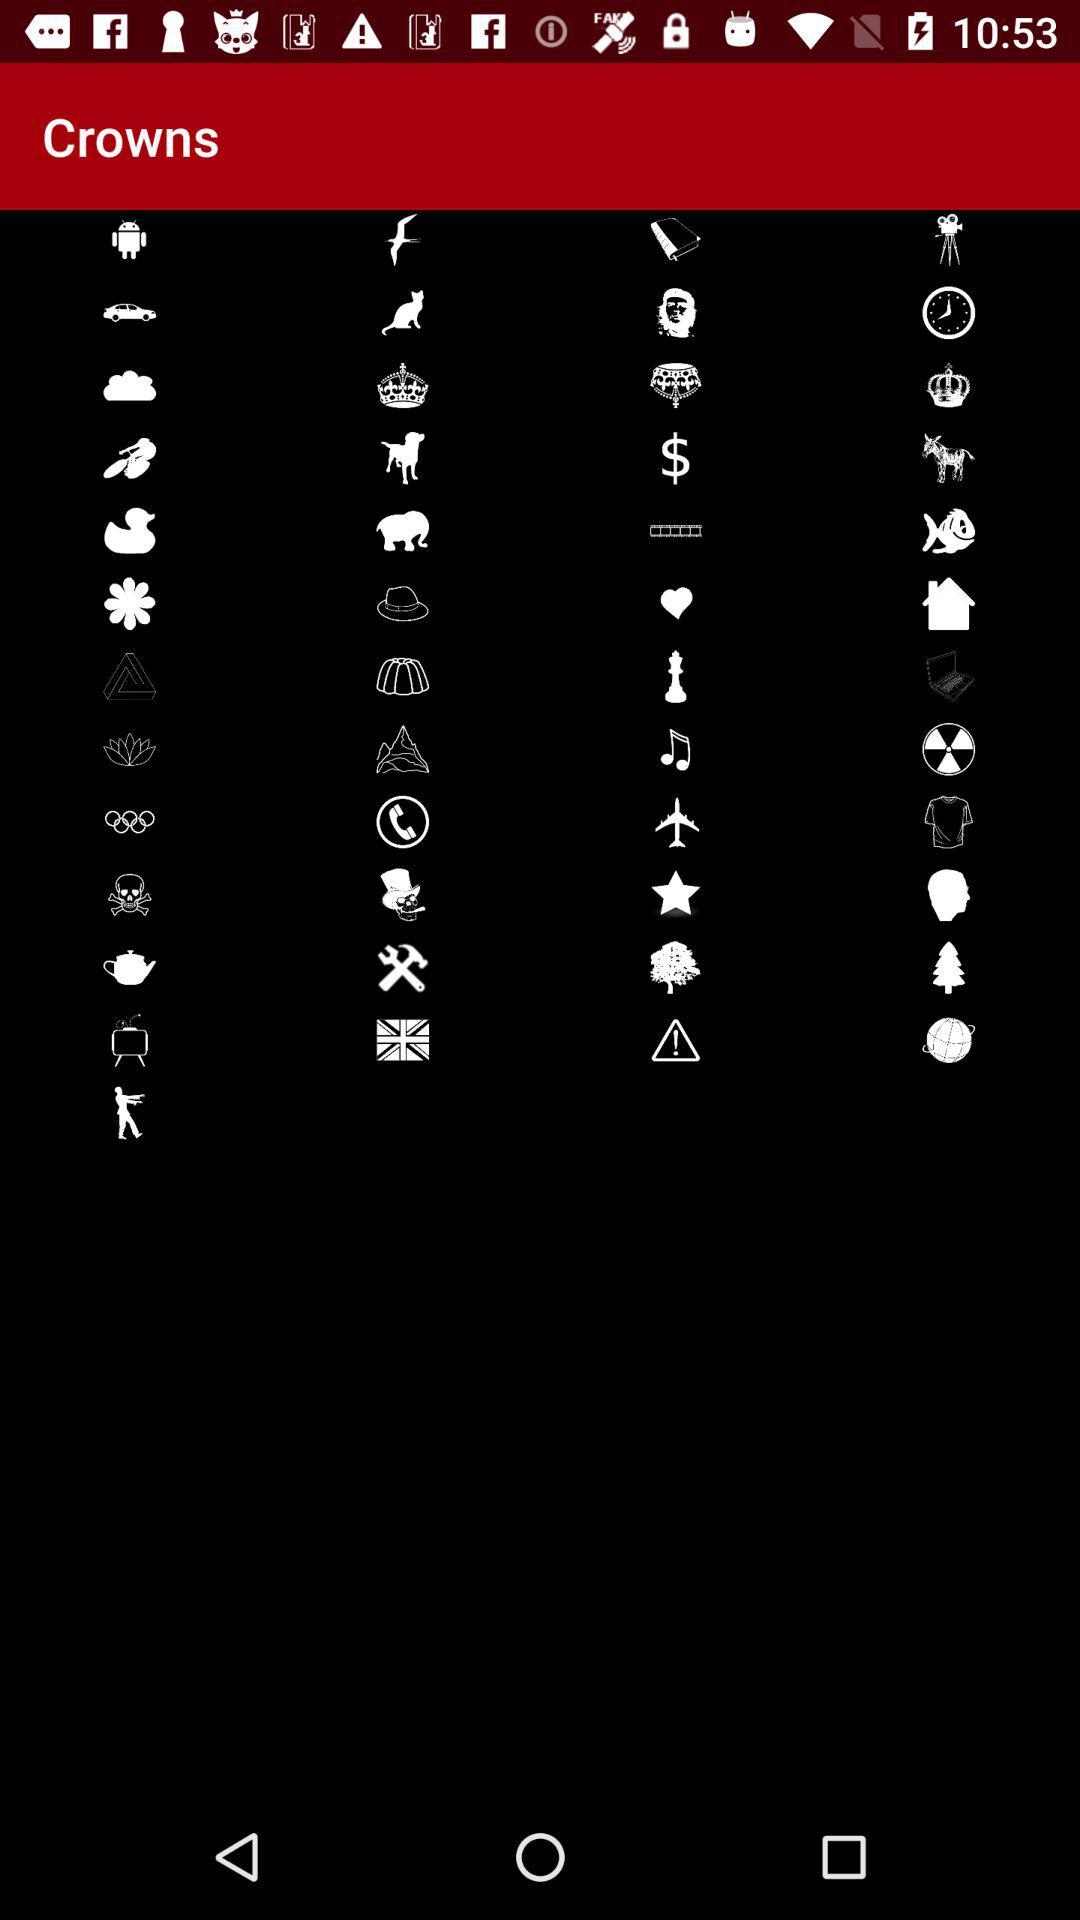 The height and width of the screenshot is (1920, 1080). What do you see at coordinates (130, 747) in the screenshot?
I see `the eight icon which is below crowns on the left side of the page` at bounding box center [130, 747].